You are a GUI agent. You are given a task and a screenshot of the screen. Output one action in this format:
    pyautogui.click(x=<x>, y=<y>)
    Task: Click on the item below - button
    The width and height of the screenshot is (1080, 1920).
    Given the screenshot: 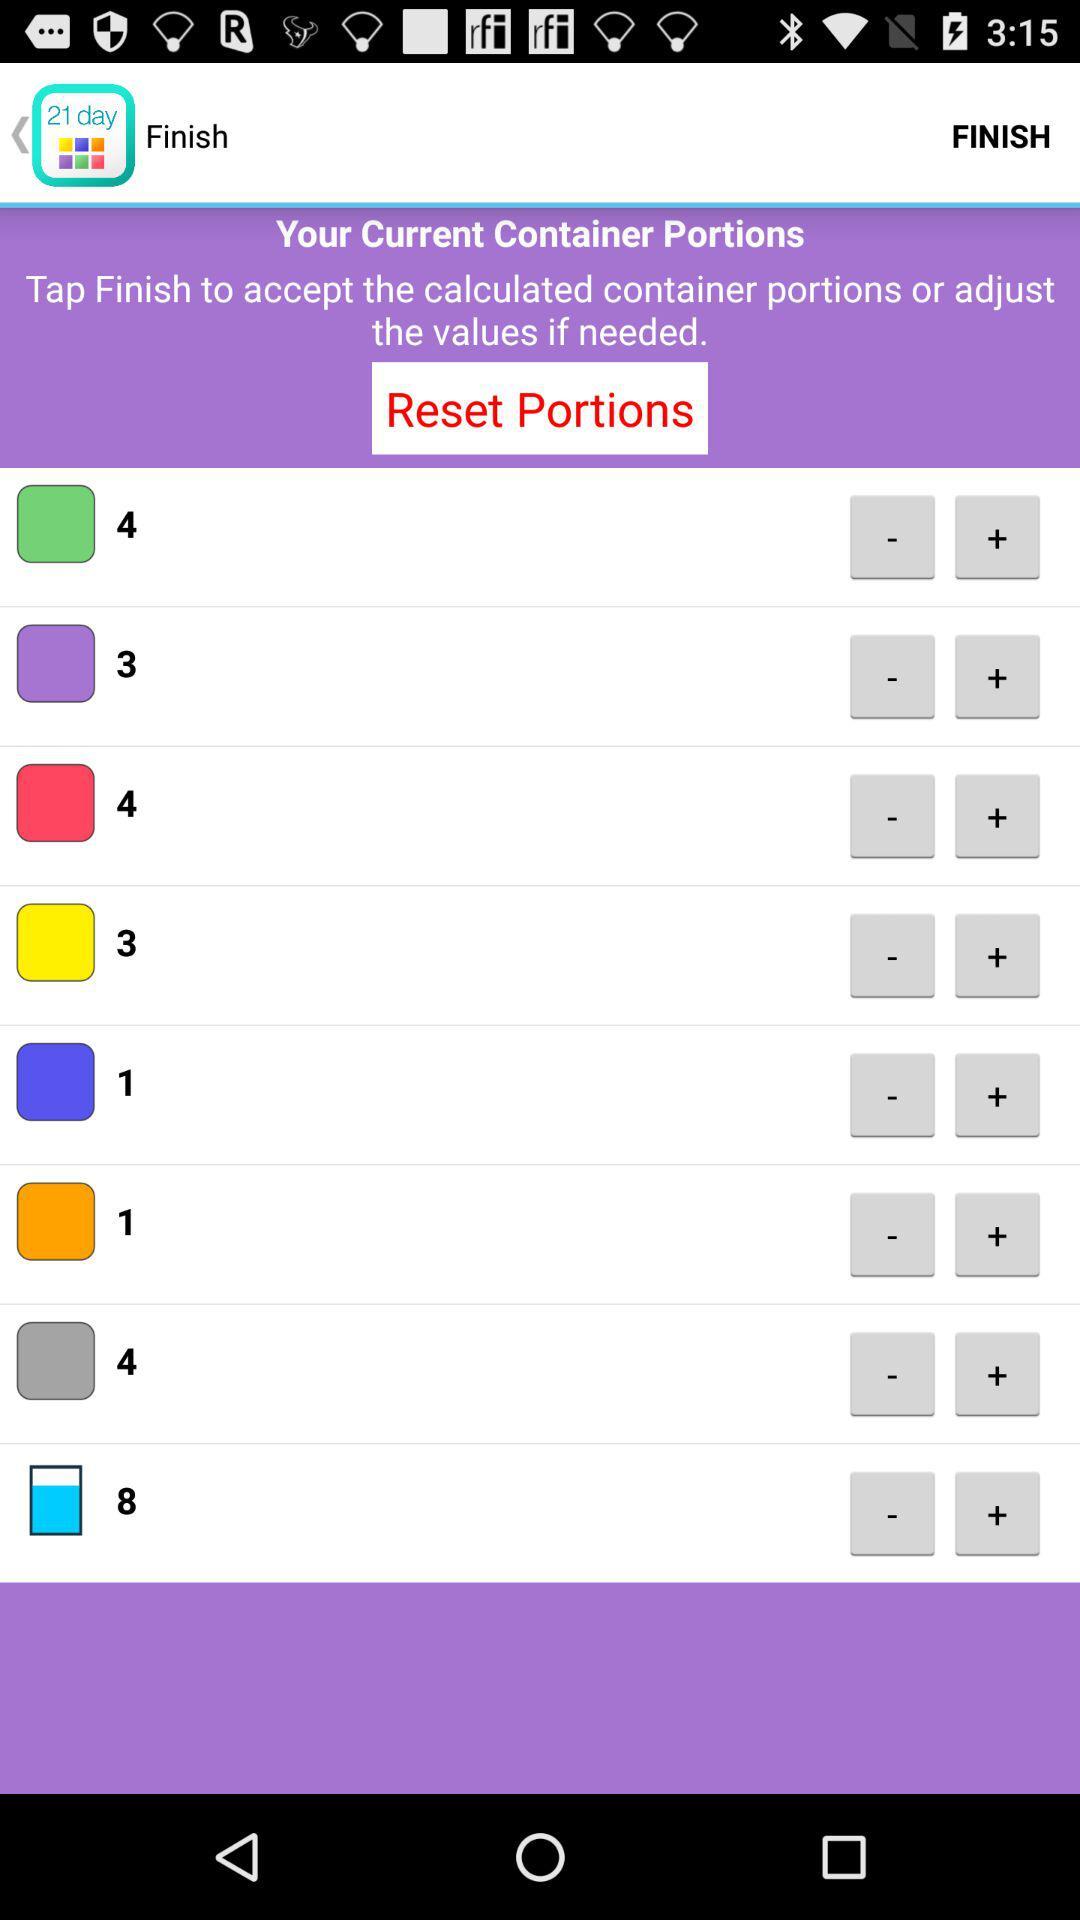 What is the action you would take?
    pyautogui.click(x=997, y=954)
    